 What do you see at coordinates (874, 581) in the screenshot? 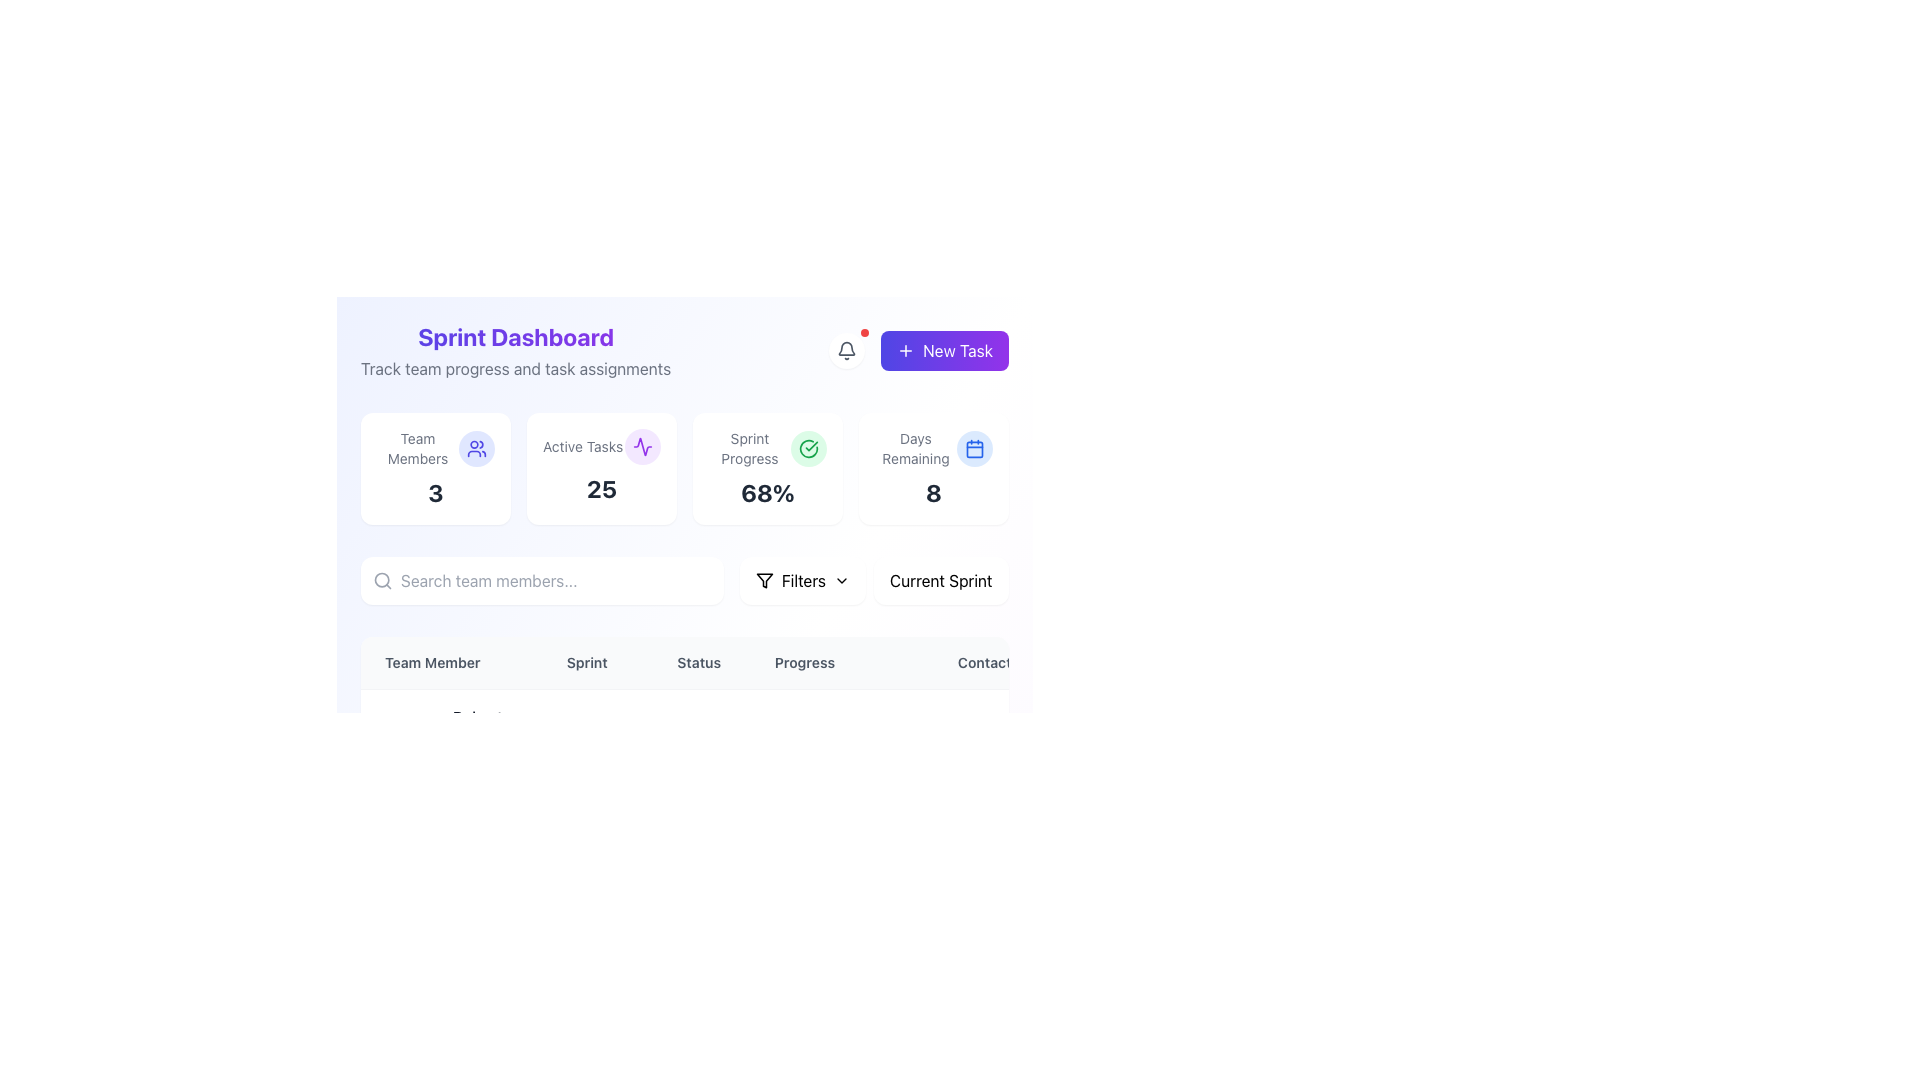
I see `the 'Filters' and 'Current Sprint' buttons in the interactive toolbar located centrally beneath the dashboard metrics section` at bounding box center [874, 581].